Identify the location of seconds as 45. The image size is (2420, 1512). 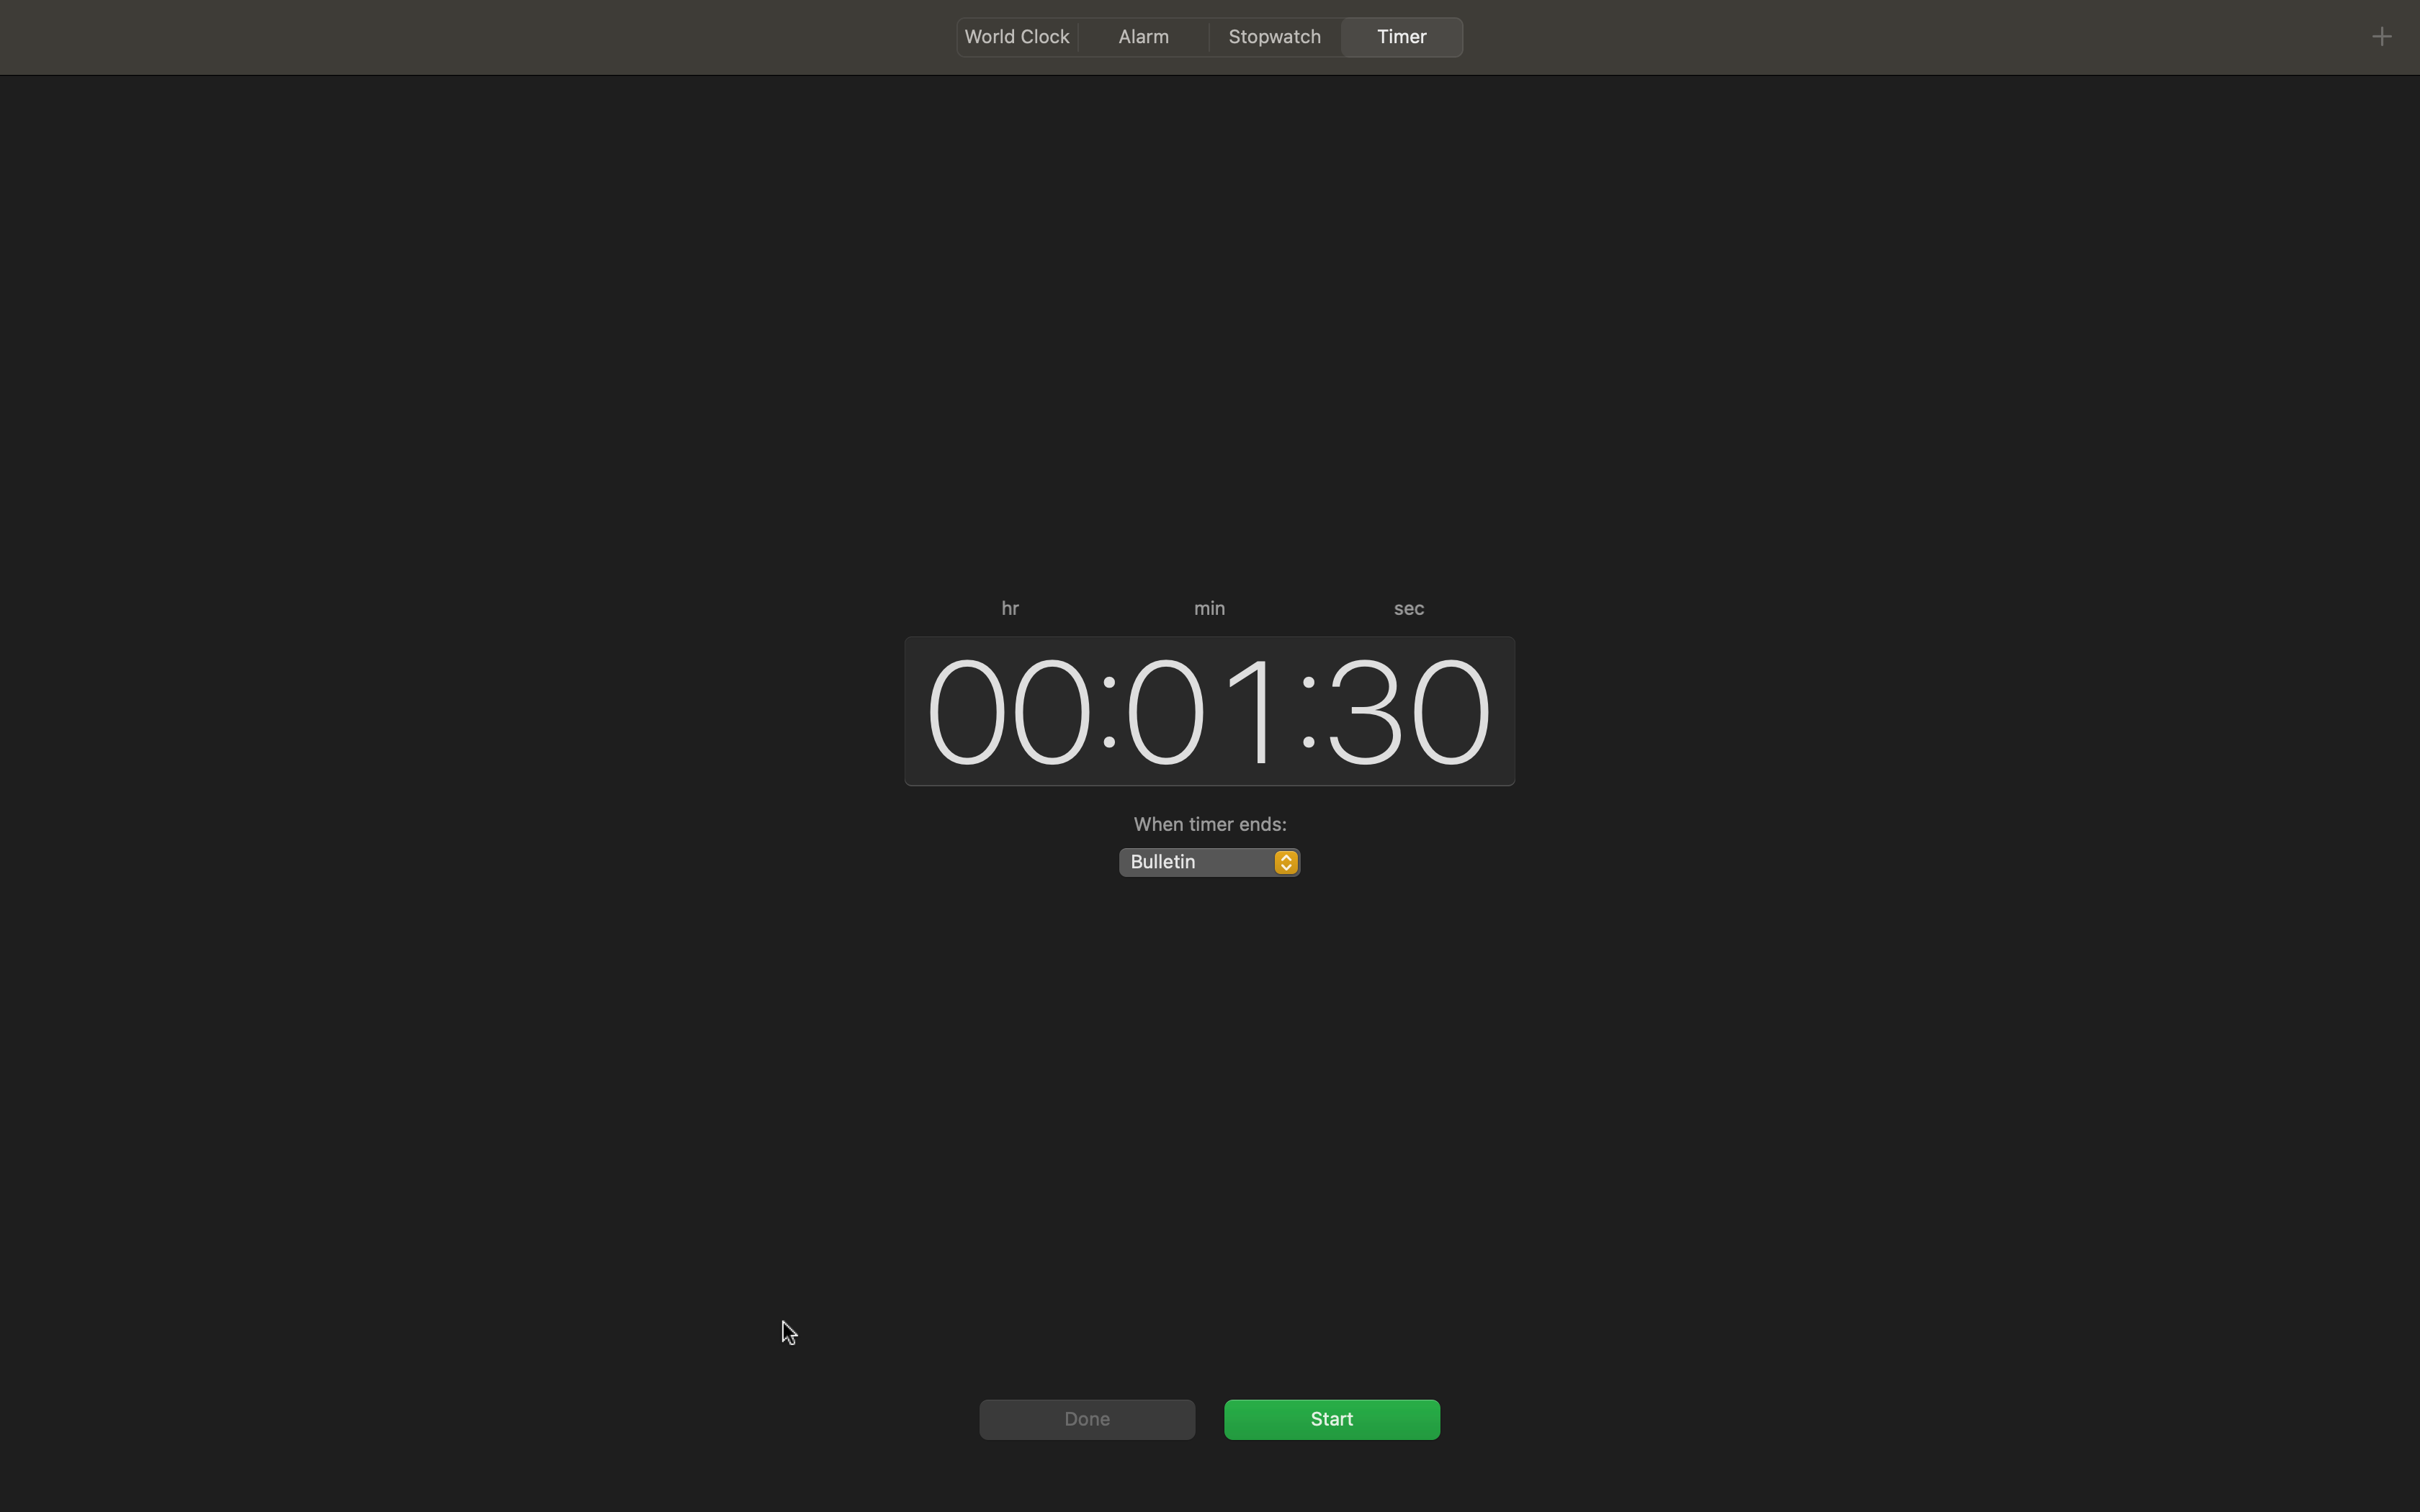
(1411, 705).